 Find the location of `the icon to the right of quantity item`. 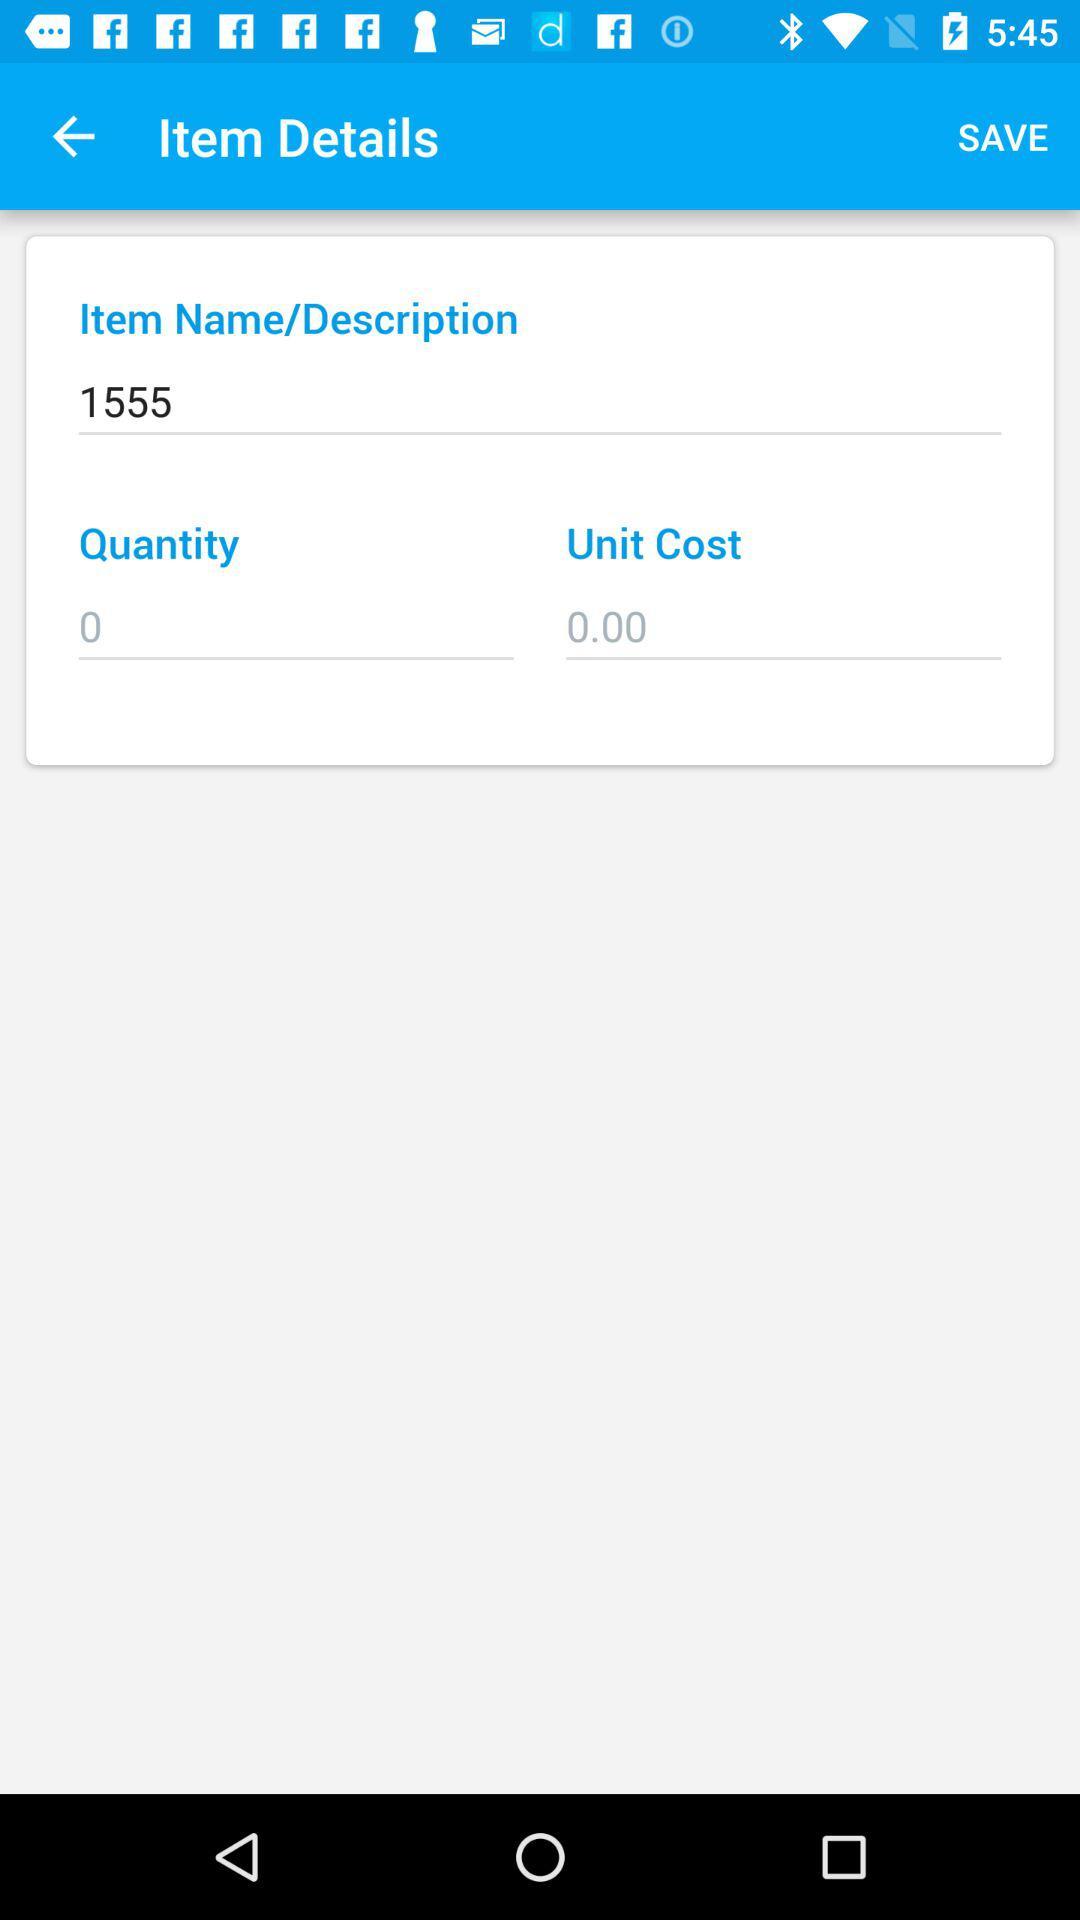

the icon to the right of quantity item is located at coordinates (782, 611).